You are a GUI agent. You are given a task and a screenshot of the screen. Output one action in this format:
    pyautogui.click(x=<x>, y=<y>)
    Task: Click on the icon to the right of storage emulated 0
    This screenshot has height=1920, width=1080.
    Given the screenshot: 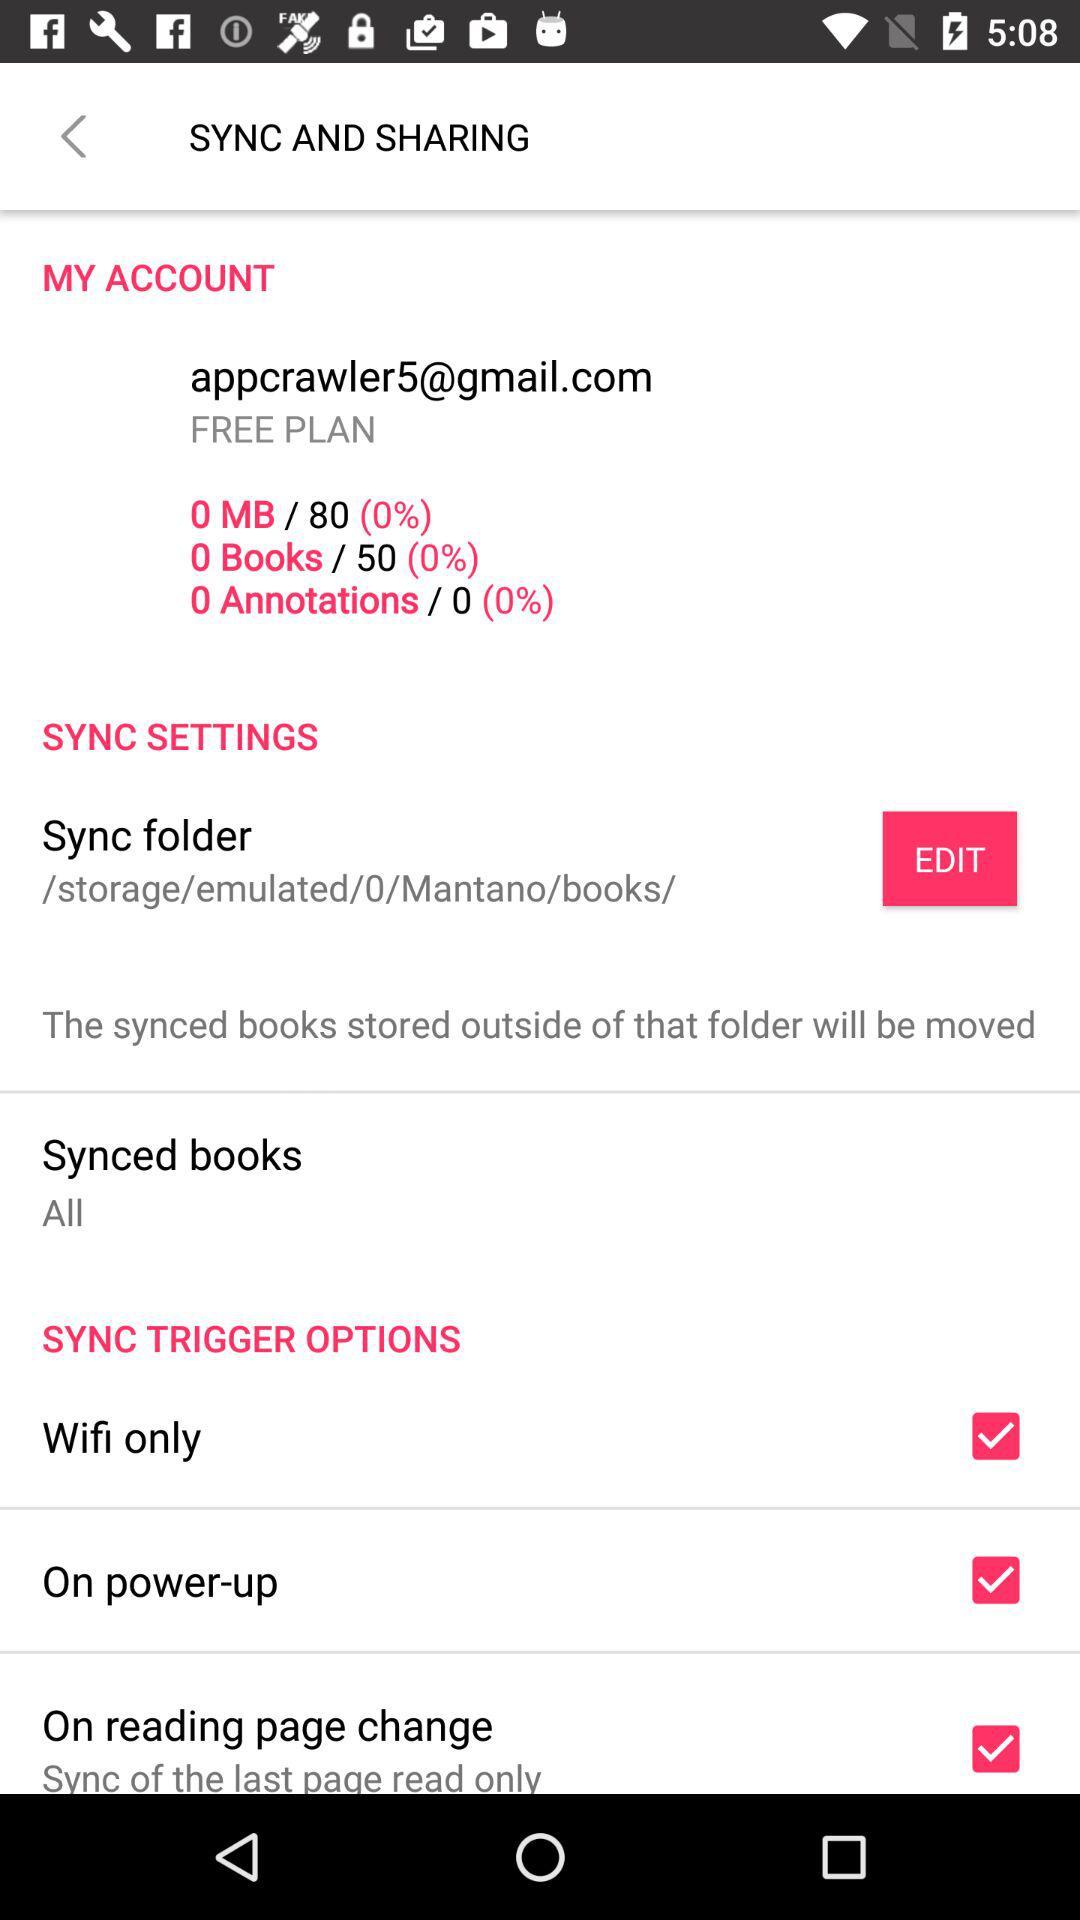 What is the action you would take?
    pyautogui.click(x=948, y=858)
    